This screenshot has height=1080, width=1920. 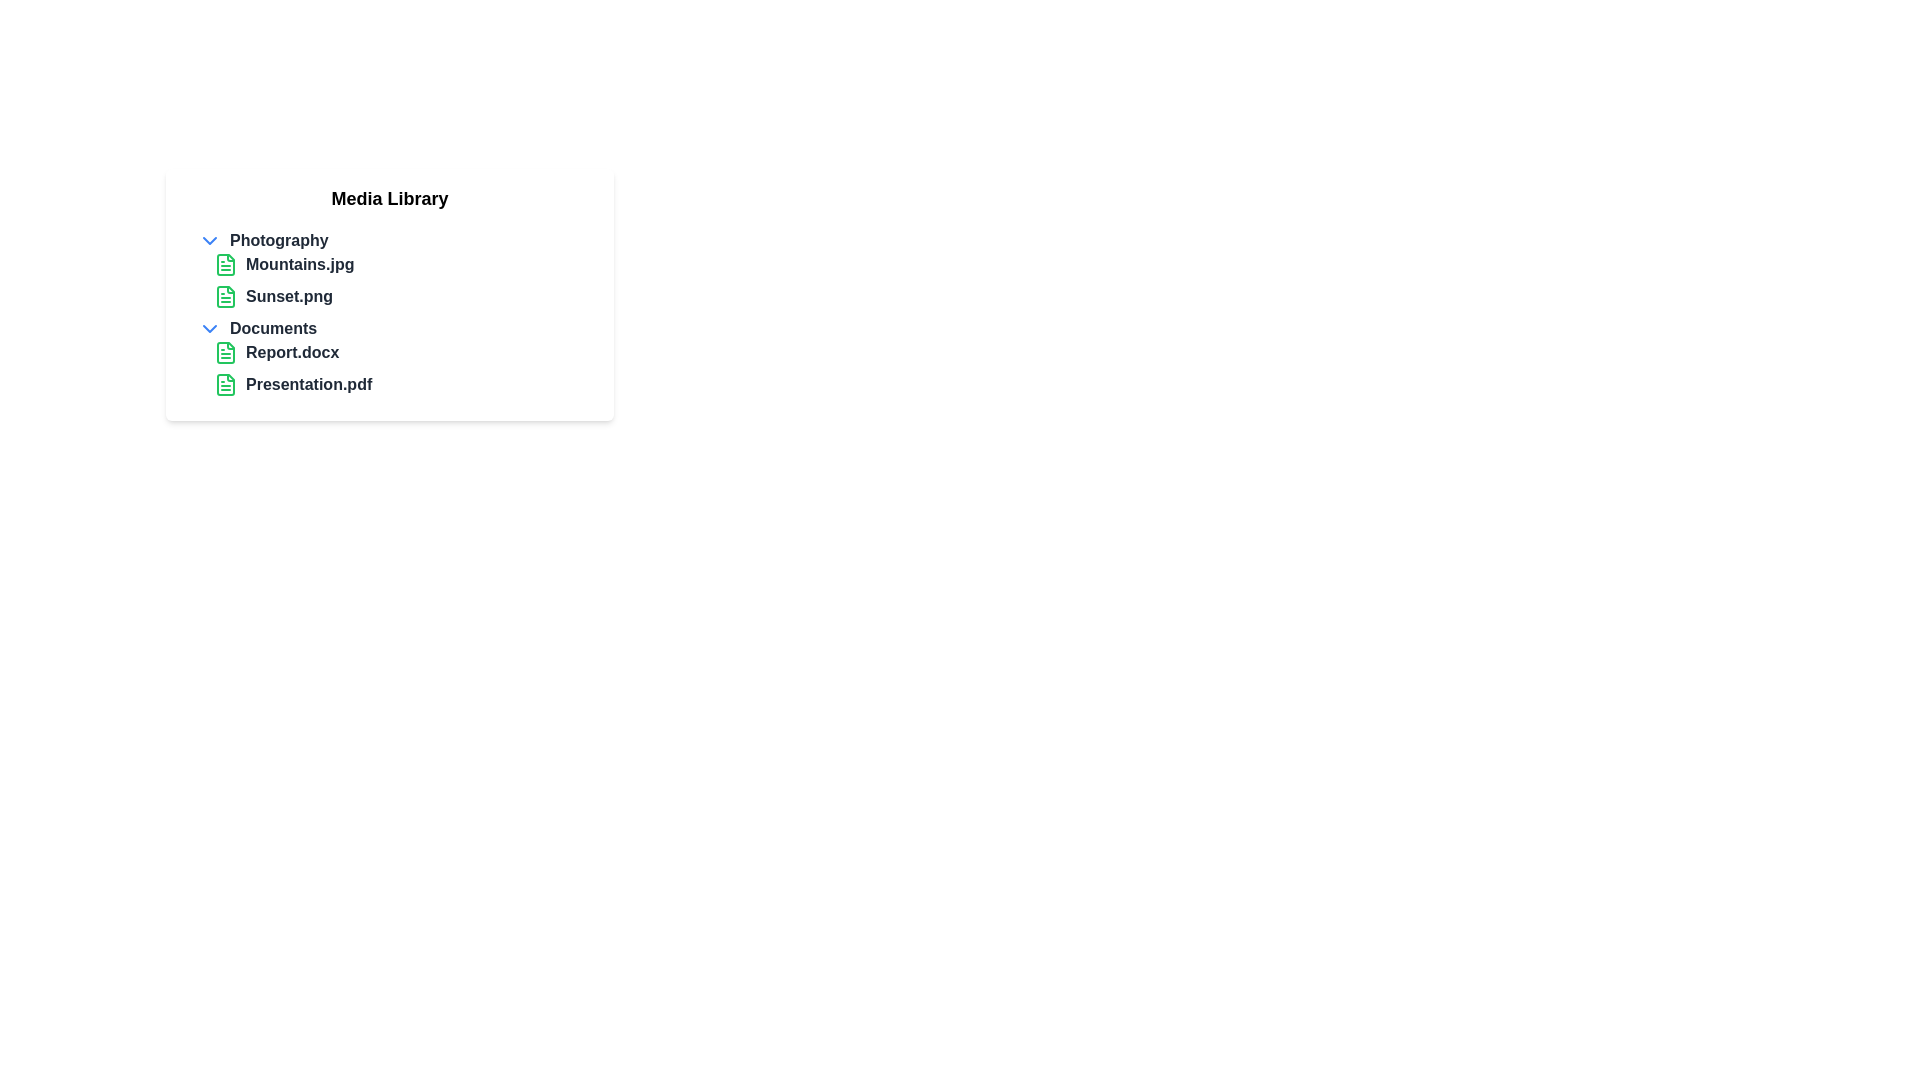 What do you see at coordinates (288, 297) in the screenshot?
I see `the bolded text label 'Sunset.png' in the media library` at bounding box center [288, 297].